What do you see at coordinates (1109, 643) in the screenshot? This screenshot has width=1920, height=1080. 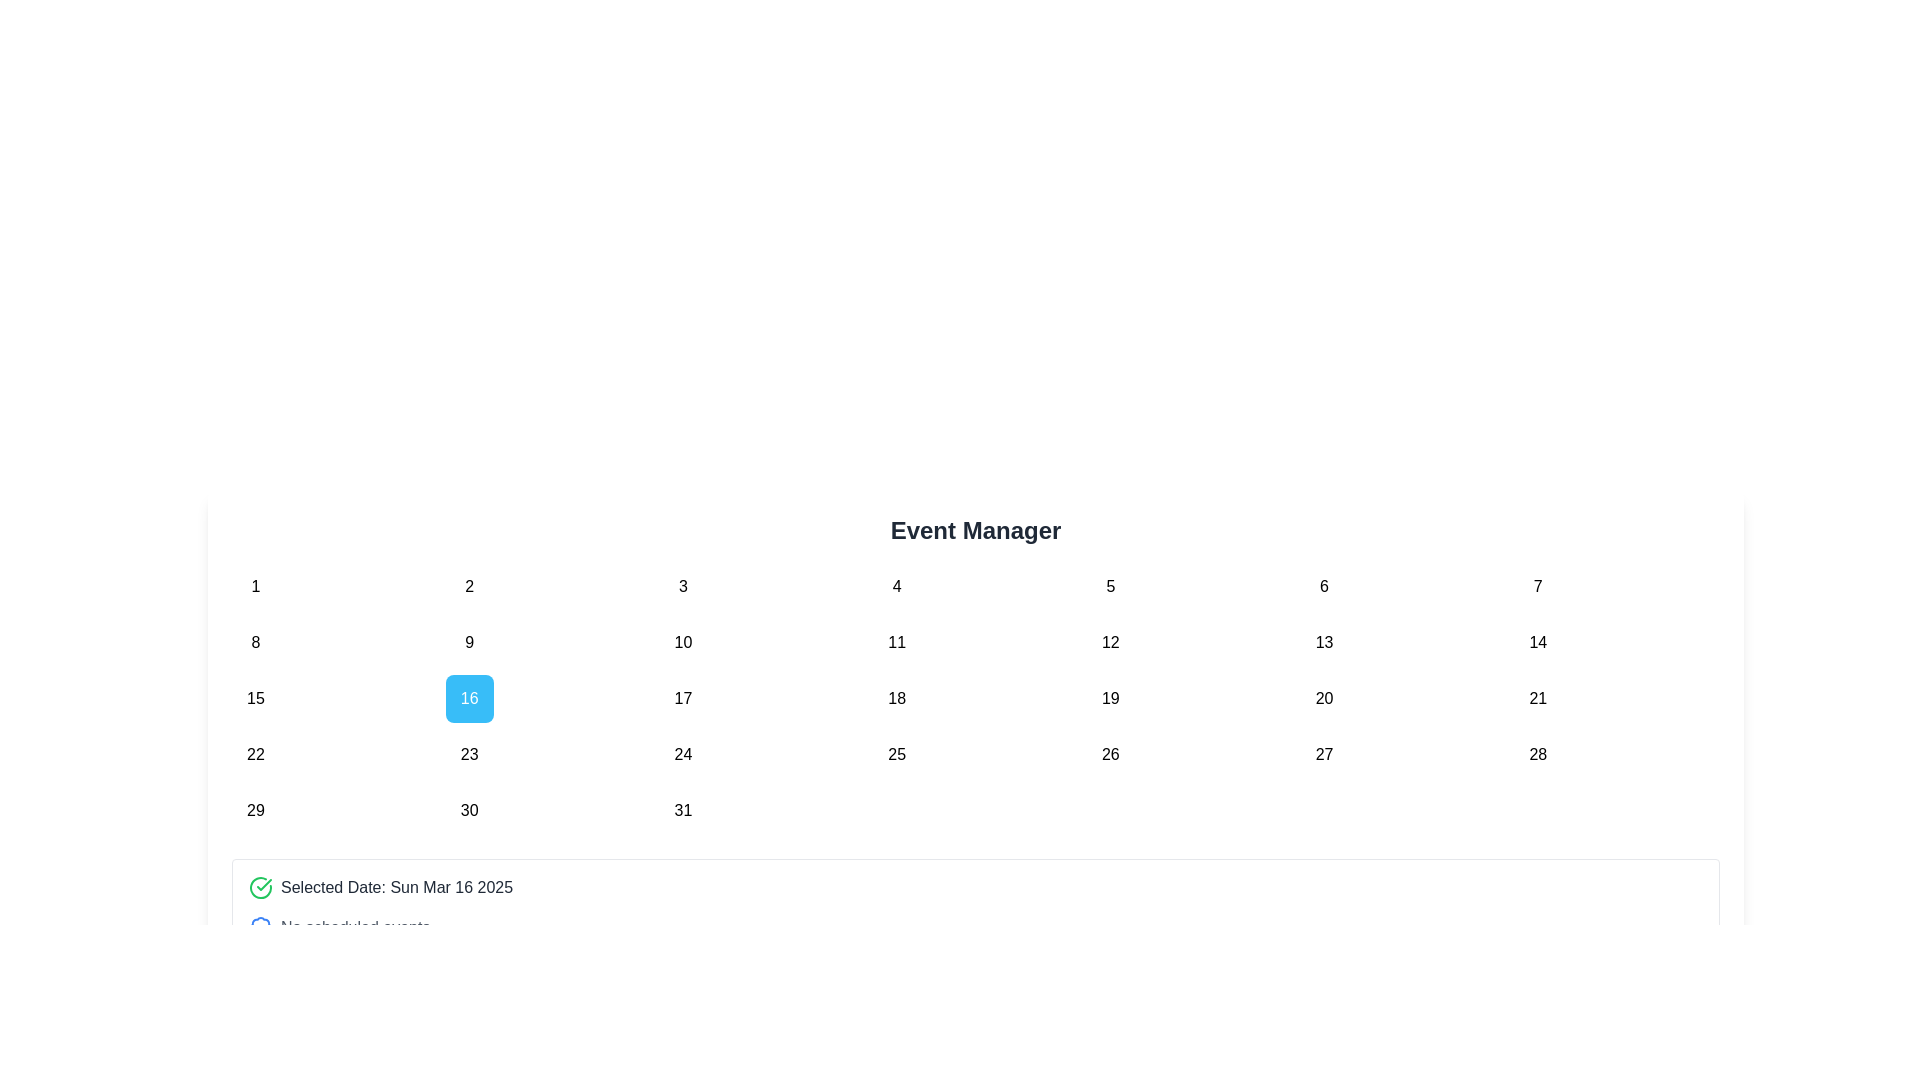 I see `the button representing the 12th day in the calendar view` at bounding box center [1109, 643].